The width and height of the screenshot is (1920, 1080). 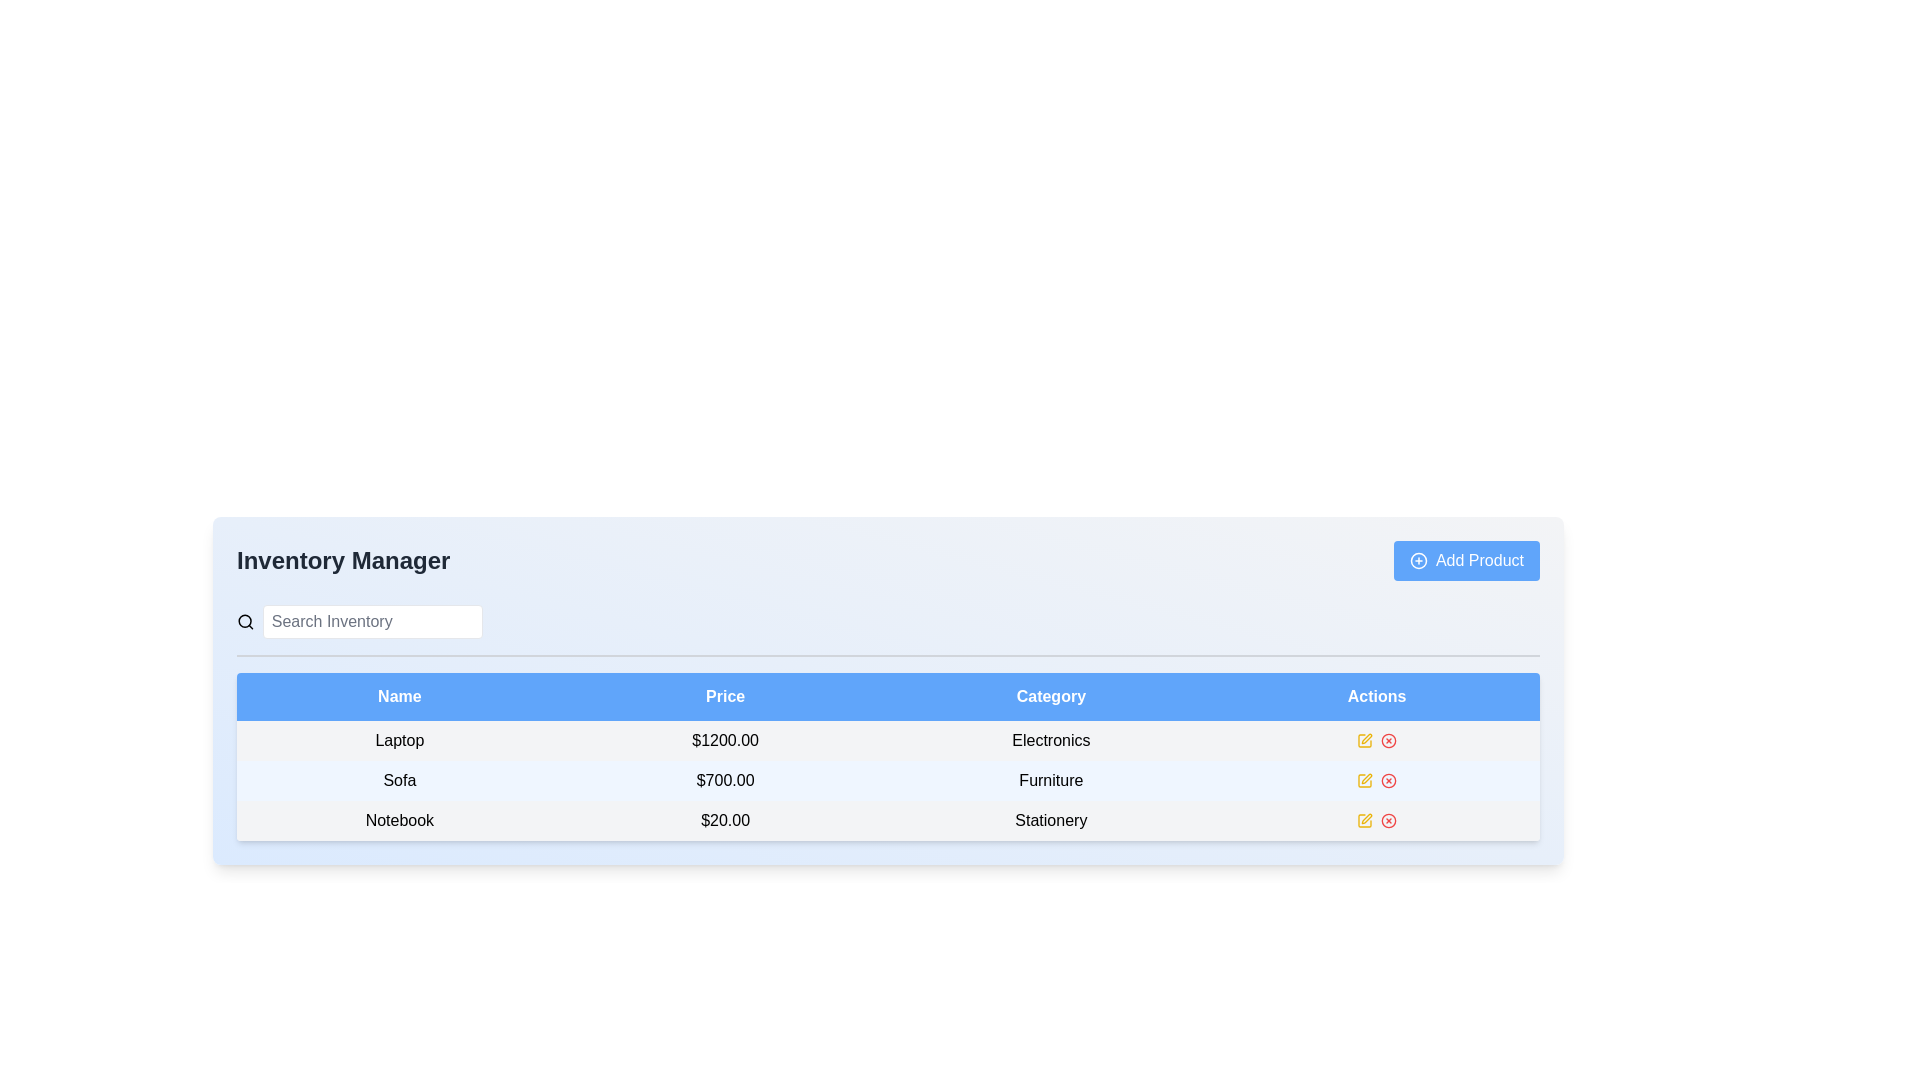 What do you see at coordinates (372, 620) in the screenshot?
I see `on the 'Search Inventory' text input box, which is a rectangular input field with rounded corners located under the 'Inventory Manager' title` at bounding box center [372, 620].